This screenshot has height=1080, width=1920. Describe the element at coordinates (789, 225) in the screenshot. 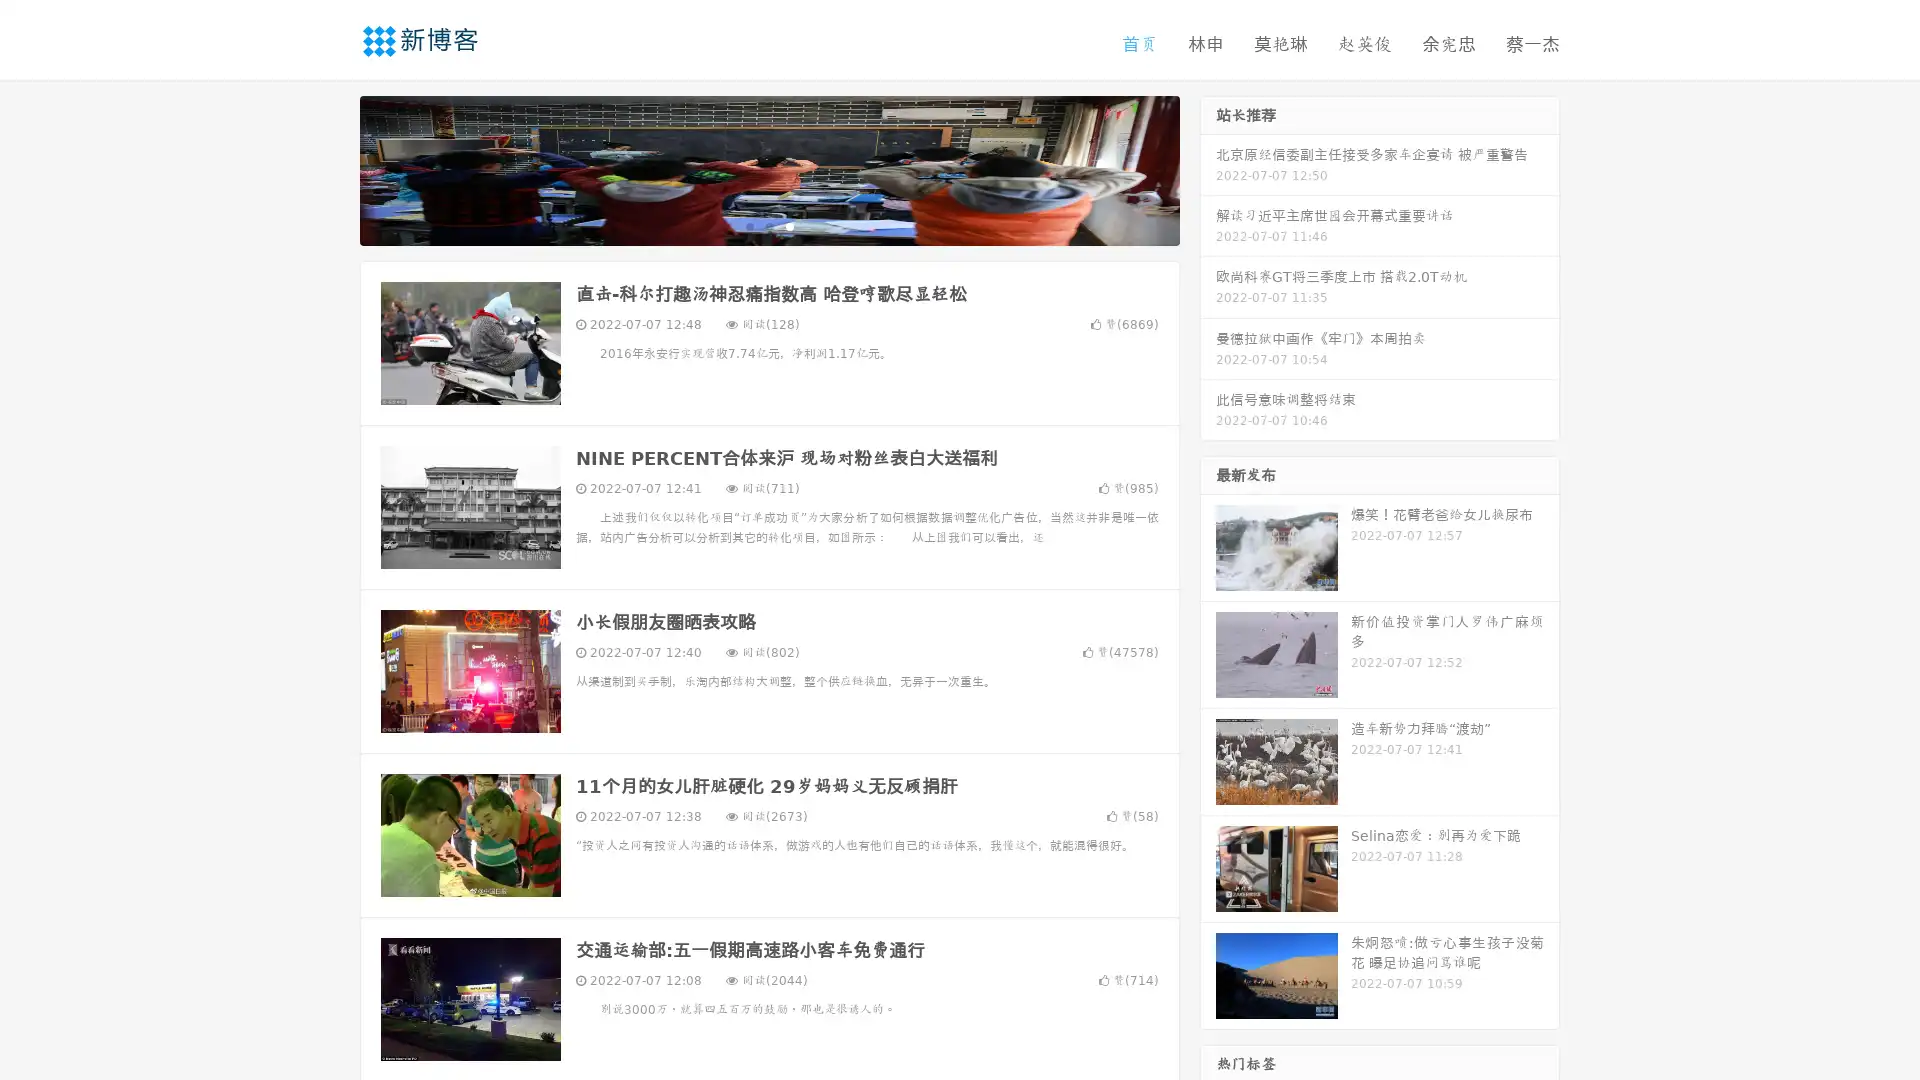

I see `Go to slide 3` at that location.